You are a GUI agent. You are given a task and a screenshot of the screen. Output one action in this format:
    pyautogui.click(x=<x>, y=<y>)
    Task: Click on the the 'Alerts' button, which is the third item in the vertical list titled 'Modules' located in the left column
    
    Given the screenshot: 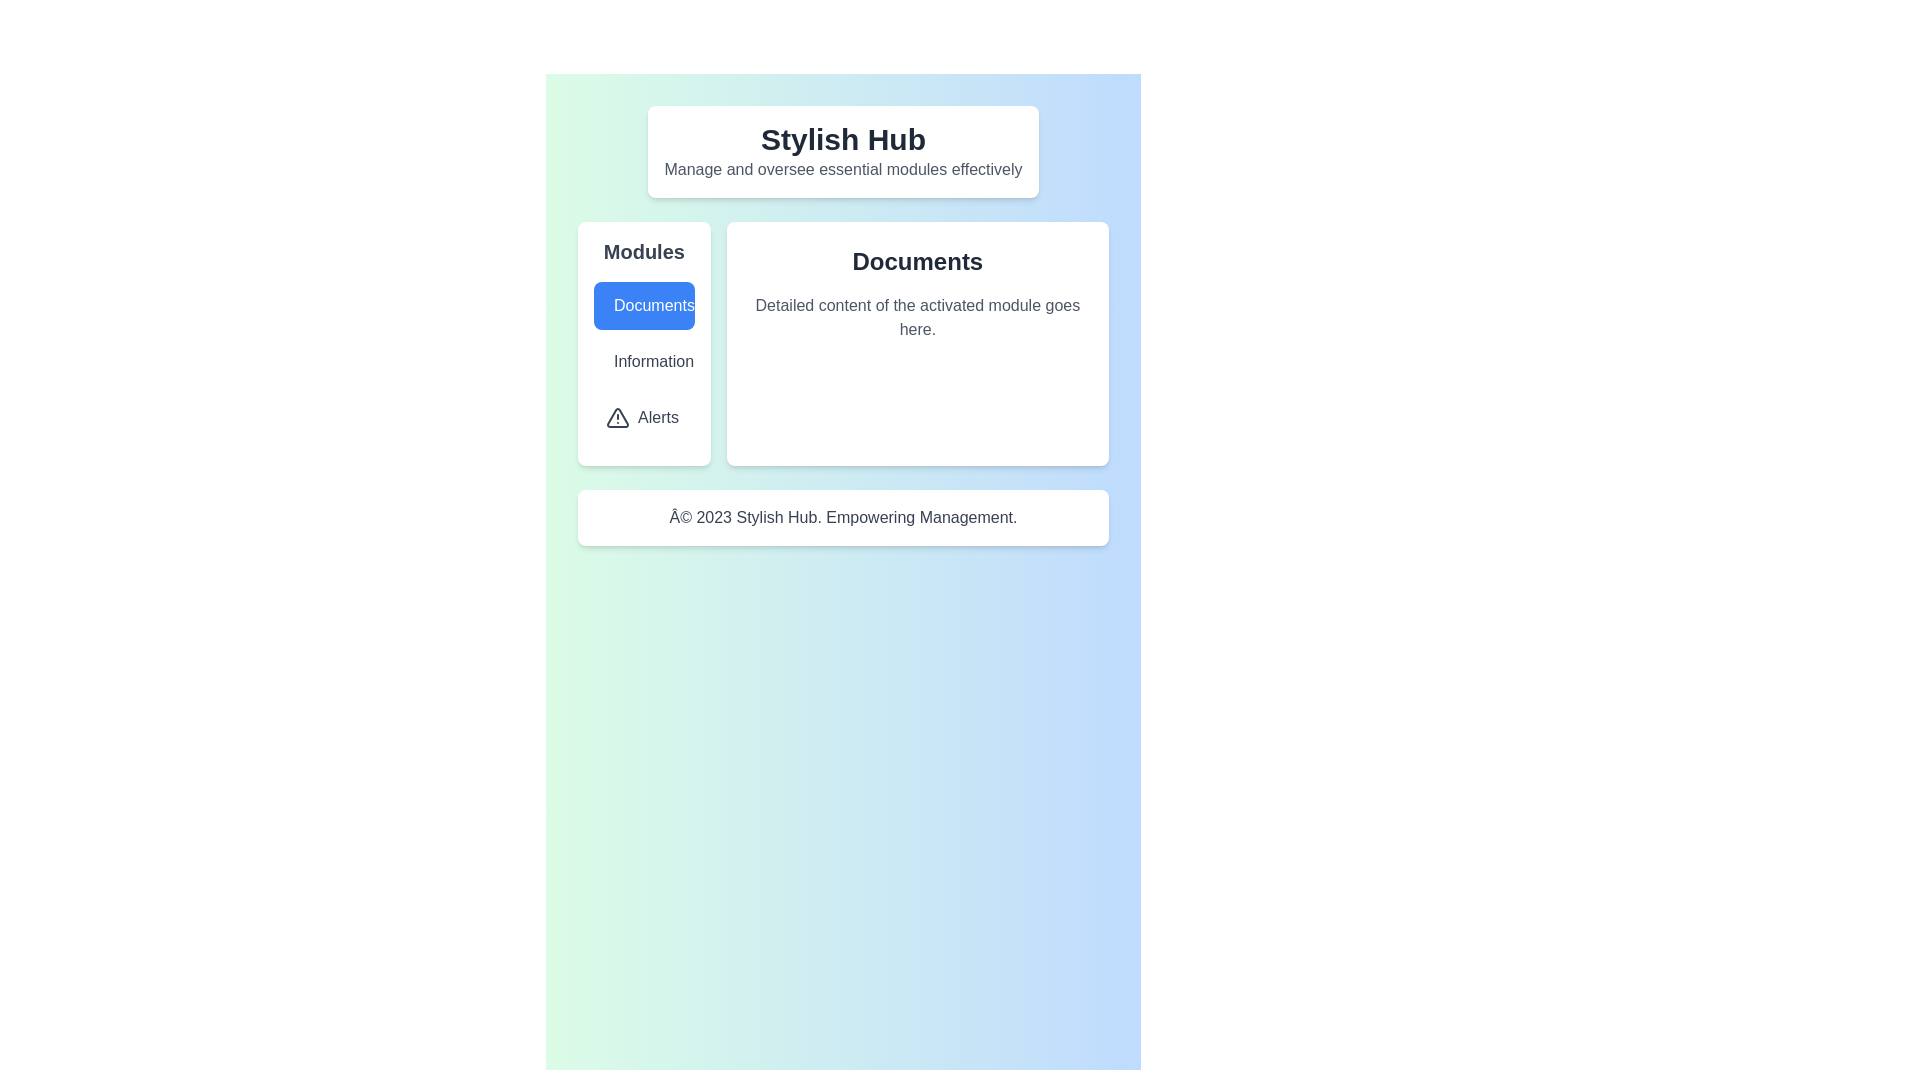 What is the action you would take?
    pyautogui.click(x=644, y=416)
    